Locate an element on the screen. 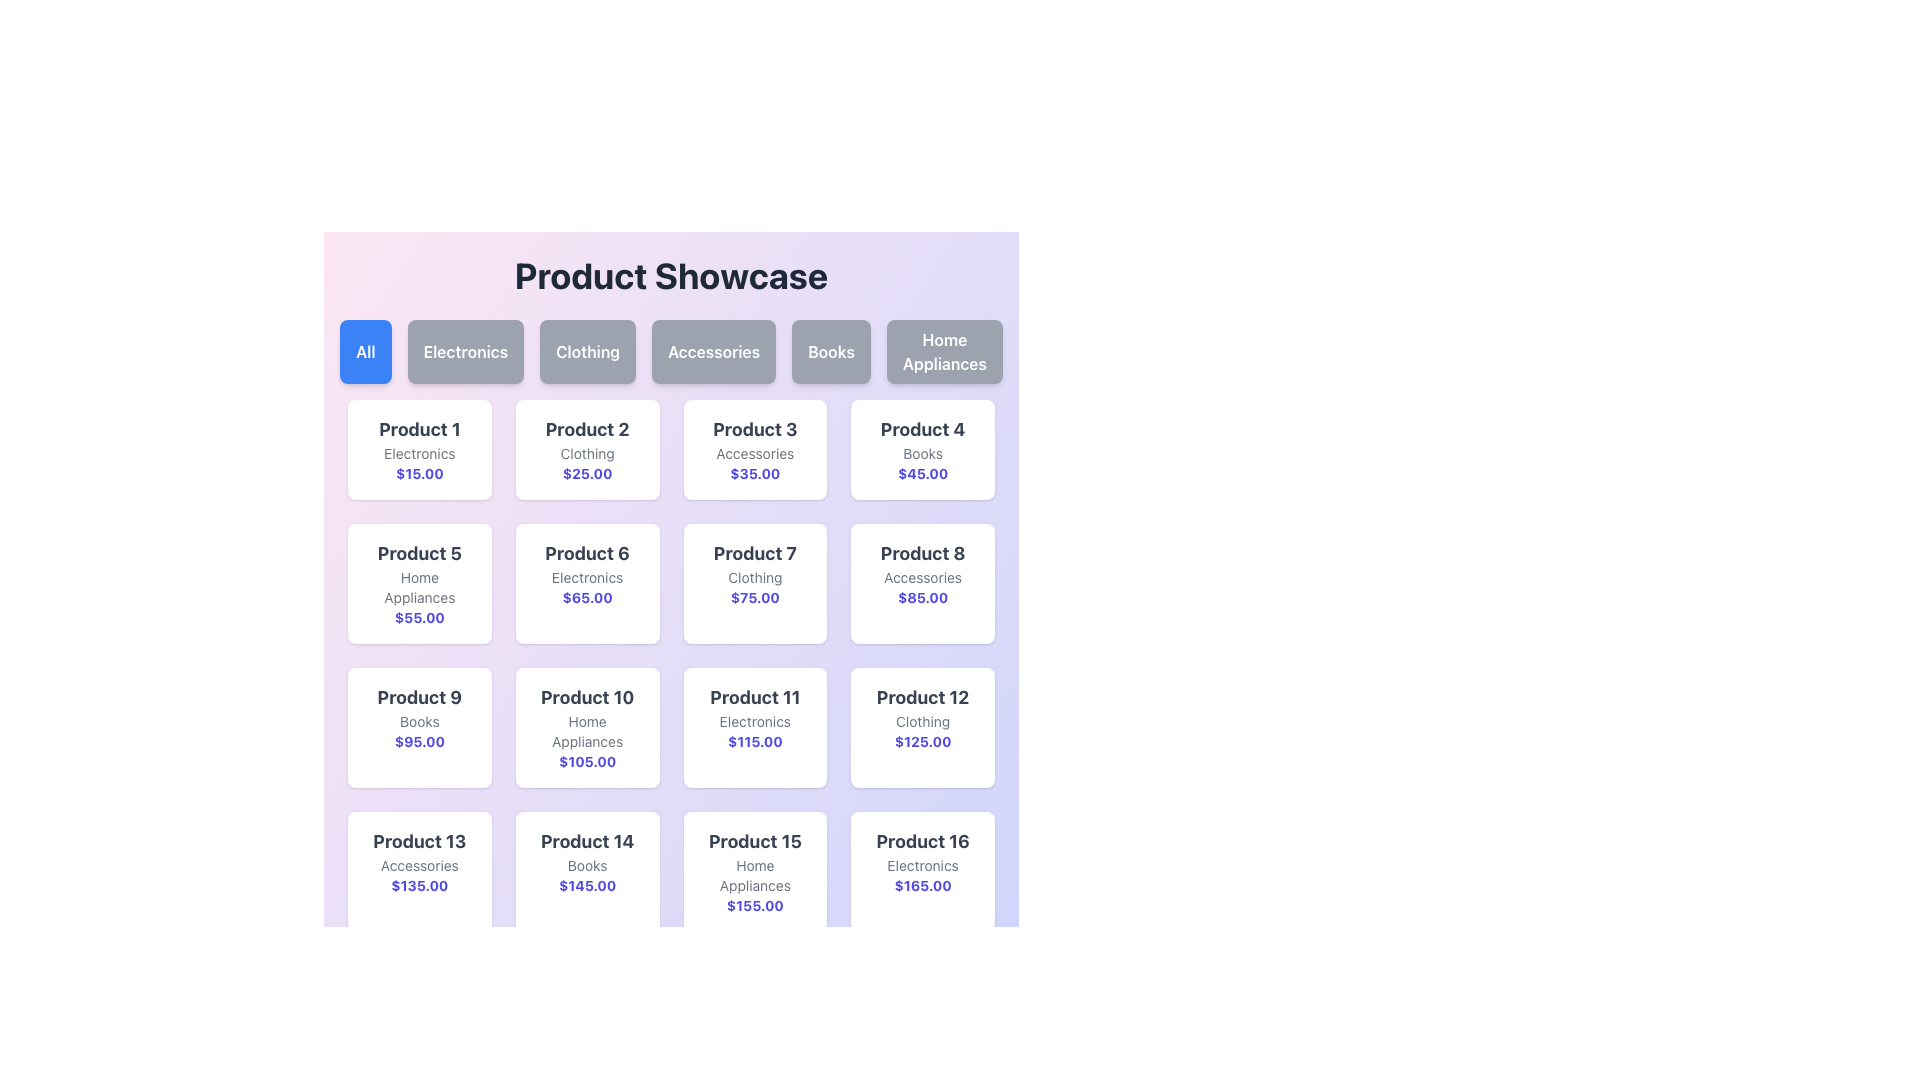 The width and height of the screenshot is (1920, 1080). the price text label displaying '$45.00' in bold indigo font, part of the product card for 'Product 4' is located at coordinates (922, 474).